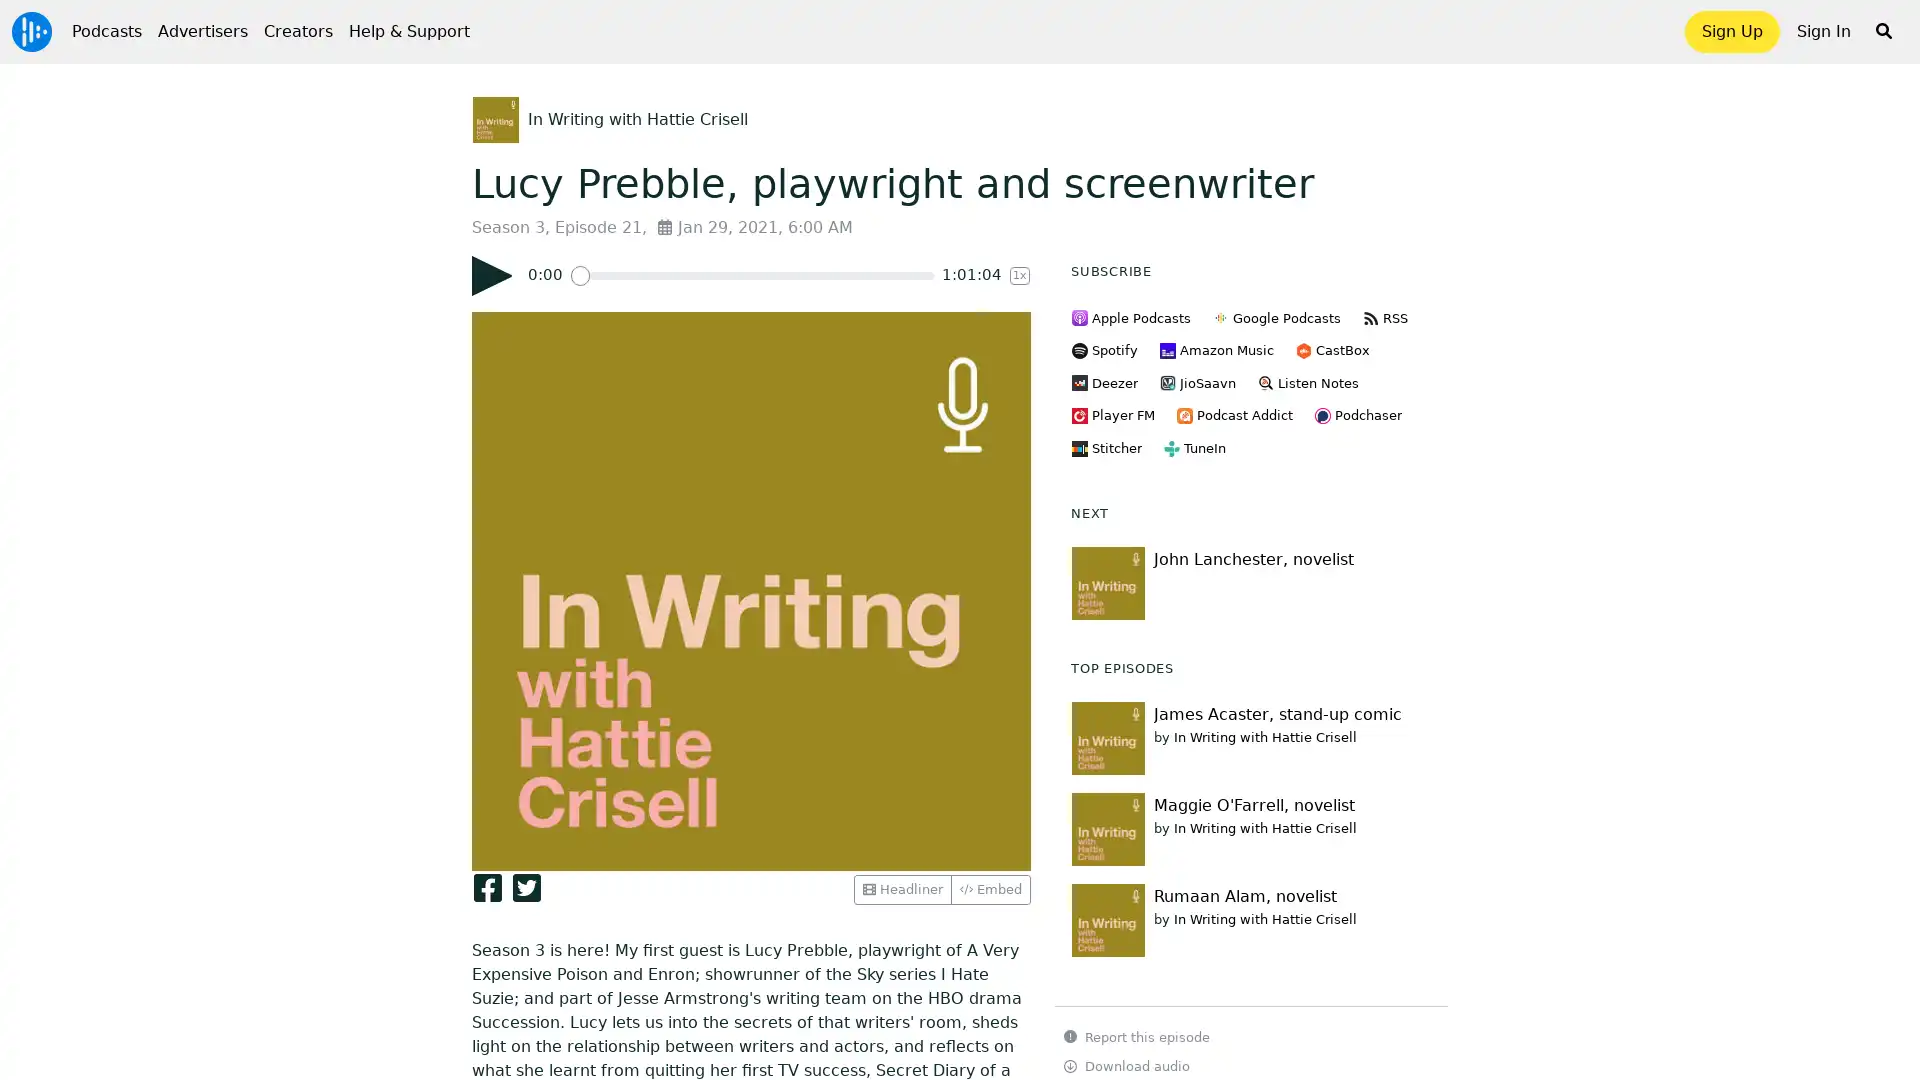 This screenshot has height=1080, width=1920. Describe the element at coordinates (491, 276) in the screenshot. I see `play` at that location.